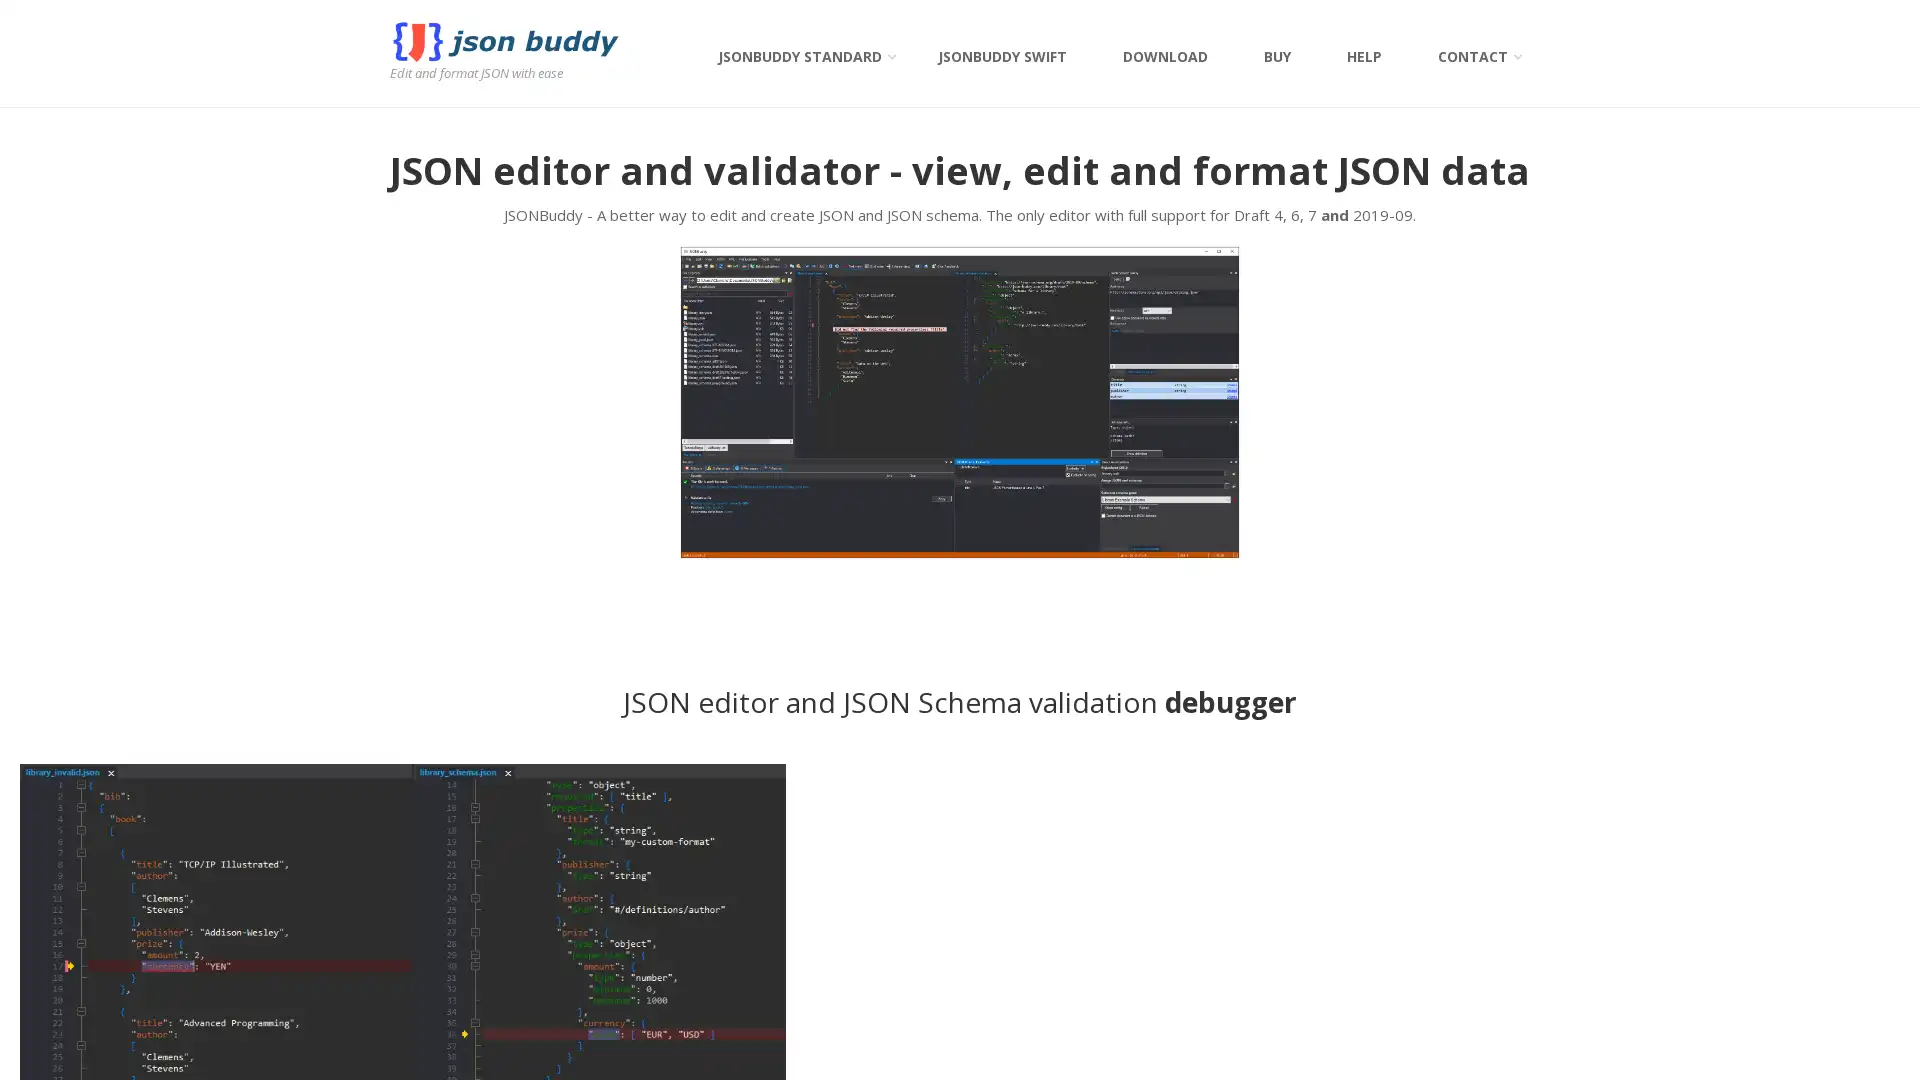  I want to click on DOWNLOAD FREE TRIAL, so click(1394, 562).